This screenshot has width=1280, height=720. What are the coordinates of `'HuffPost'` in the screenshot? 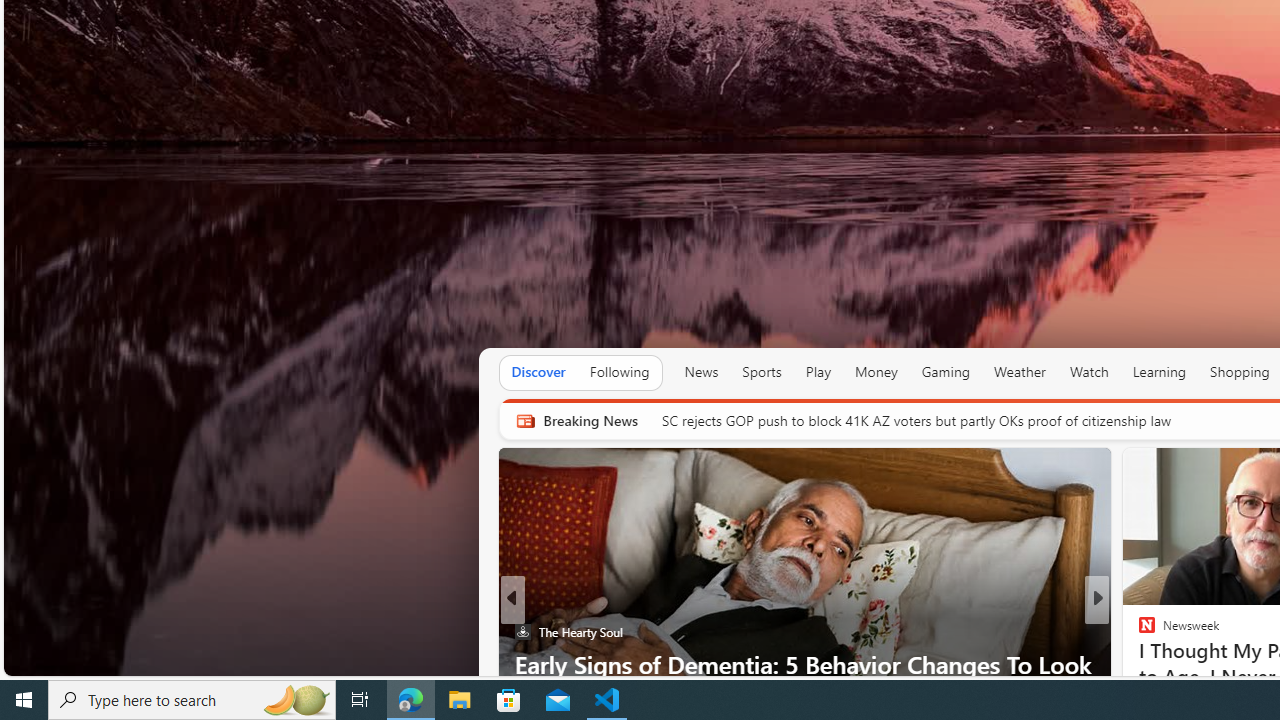 It's located at (1138, 632).